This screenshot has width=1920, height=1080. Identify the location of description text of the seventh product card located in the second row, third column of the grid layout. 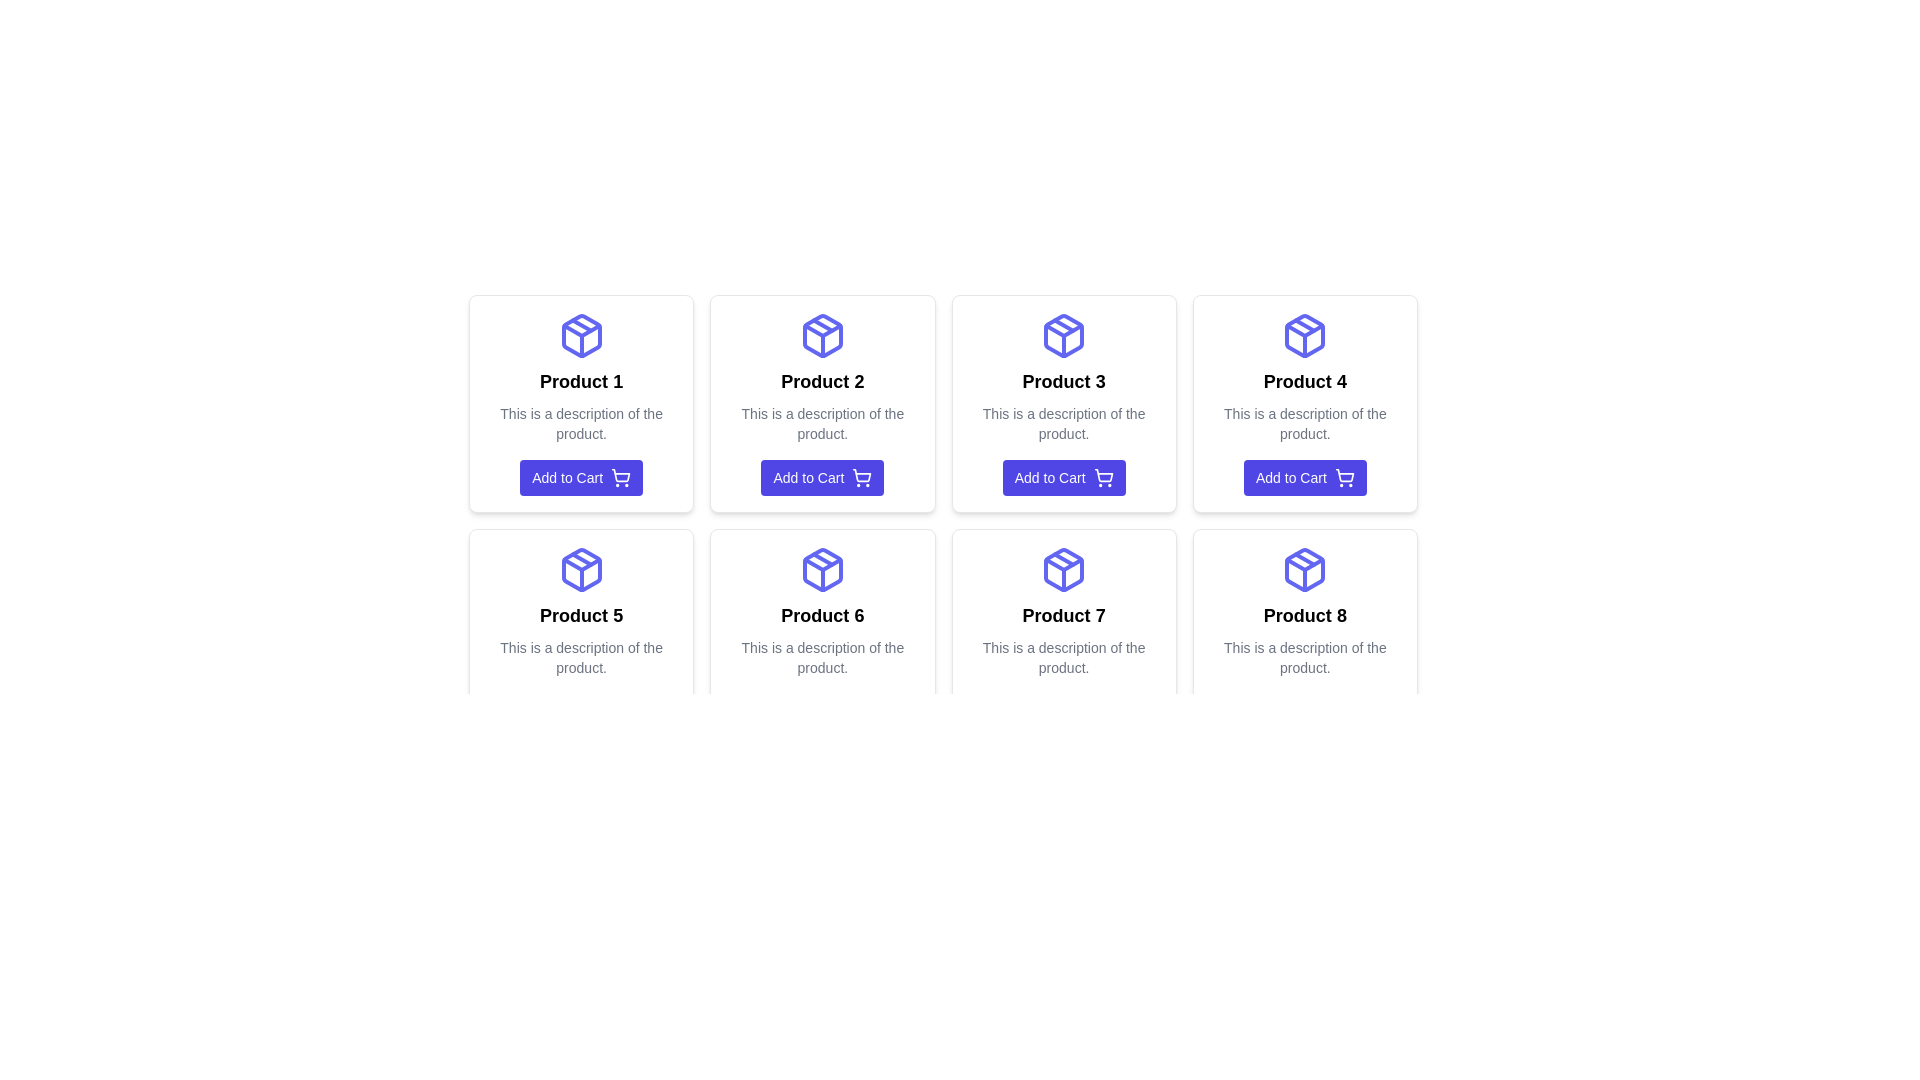
(1063, 637).